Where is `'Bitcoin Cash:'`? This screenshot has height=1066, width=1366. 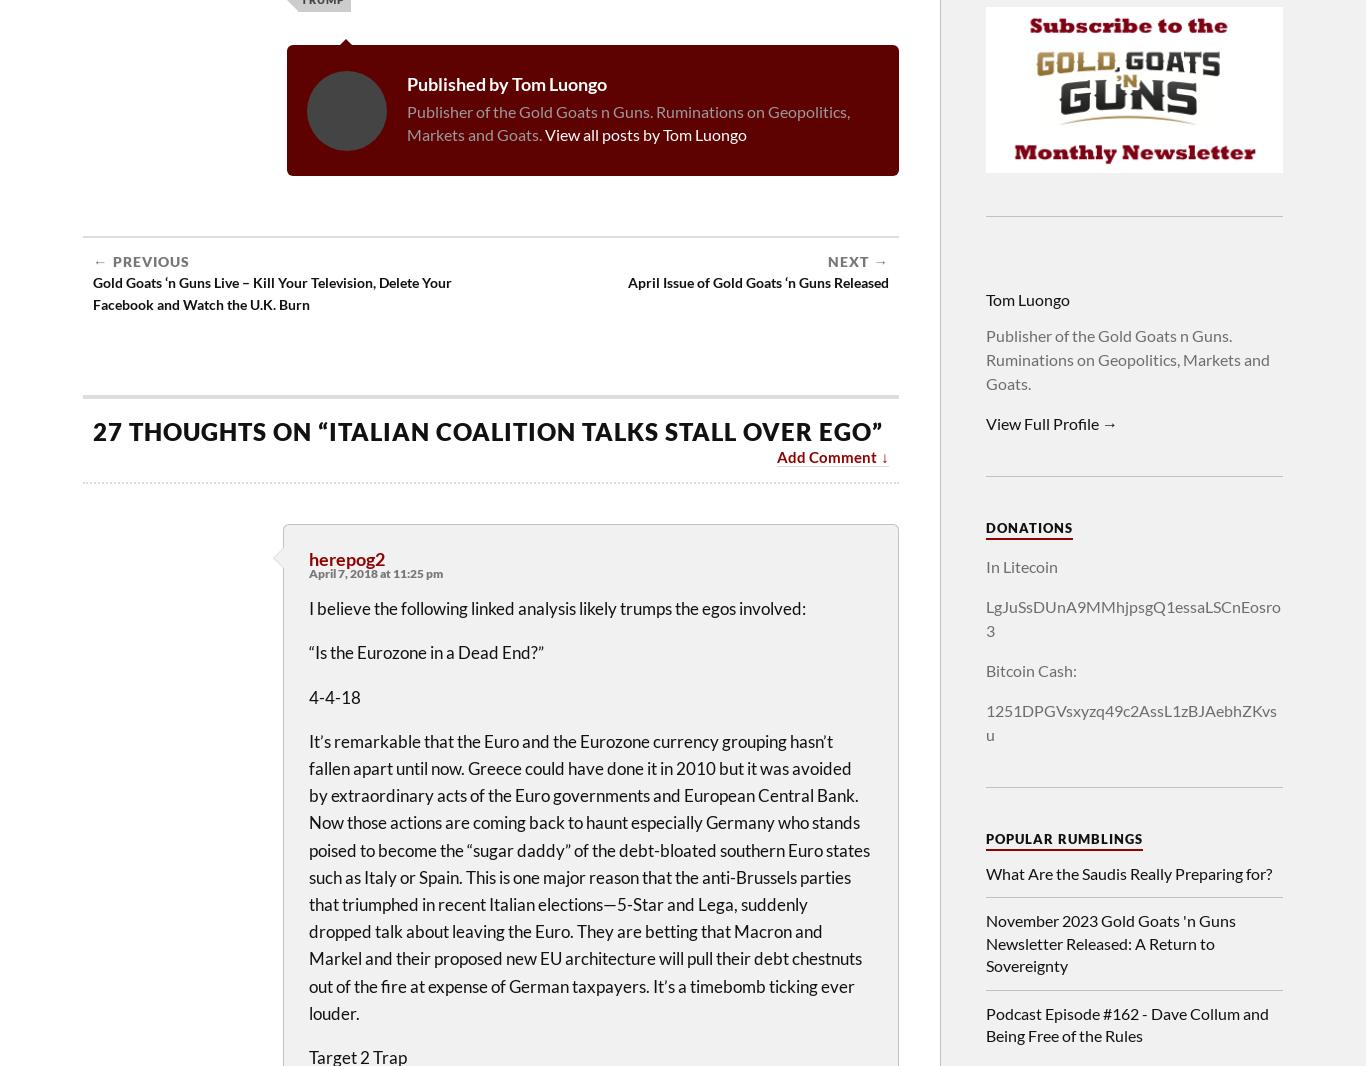
'Bitcoin Cash:' is located at coordinates (1030, 669).